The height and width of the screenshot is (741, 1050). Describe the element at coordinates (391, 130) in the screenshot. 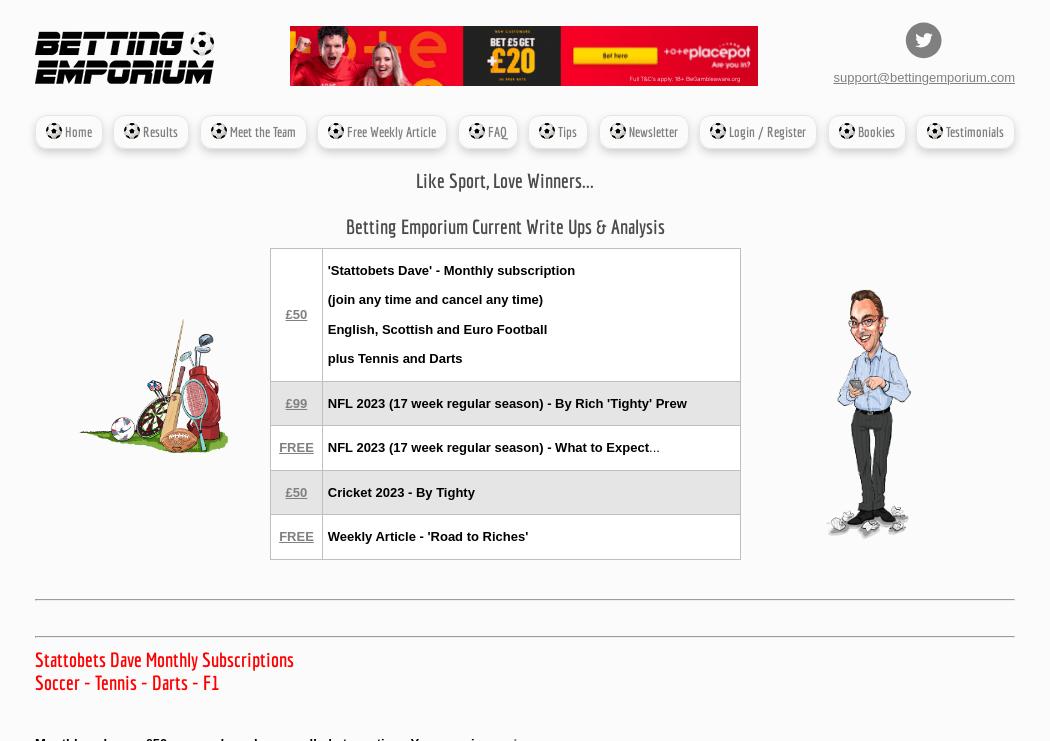

I see `'Free Weekly Article'` at that location.